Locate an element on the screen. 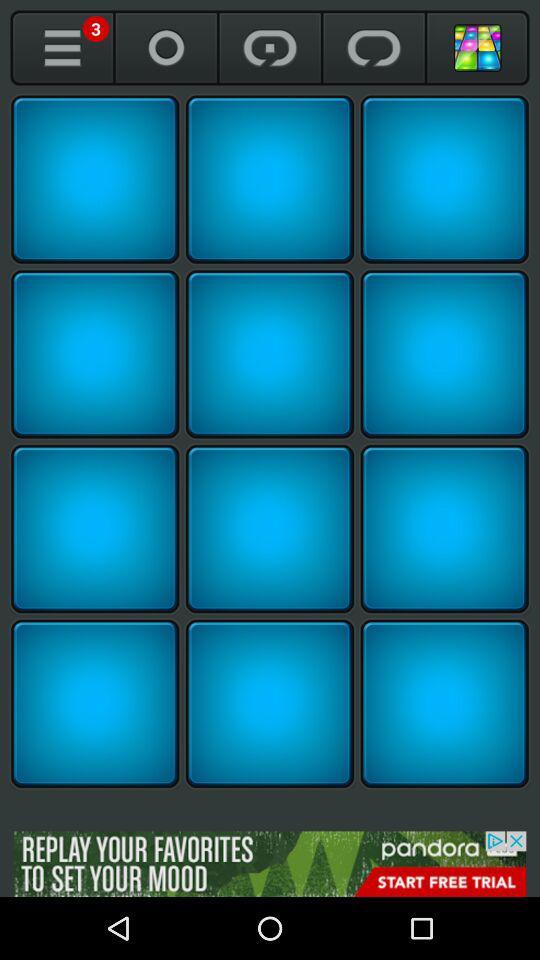 The width and height of the screenshot is (540, 960). row 1 center loop is located at coordinates (270, 178).